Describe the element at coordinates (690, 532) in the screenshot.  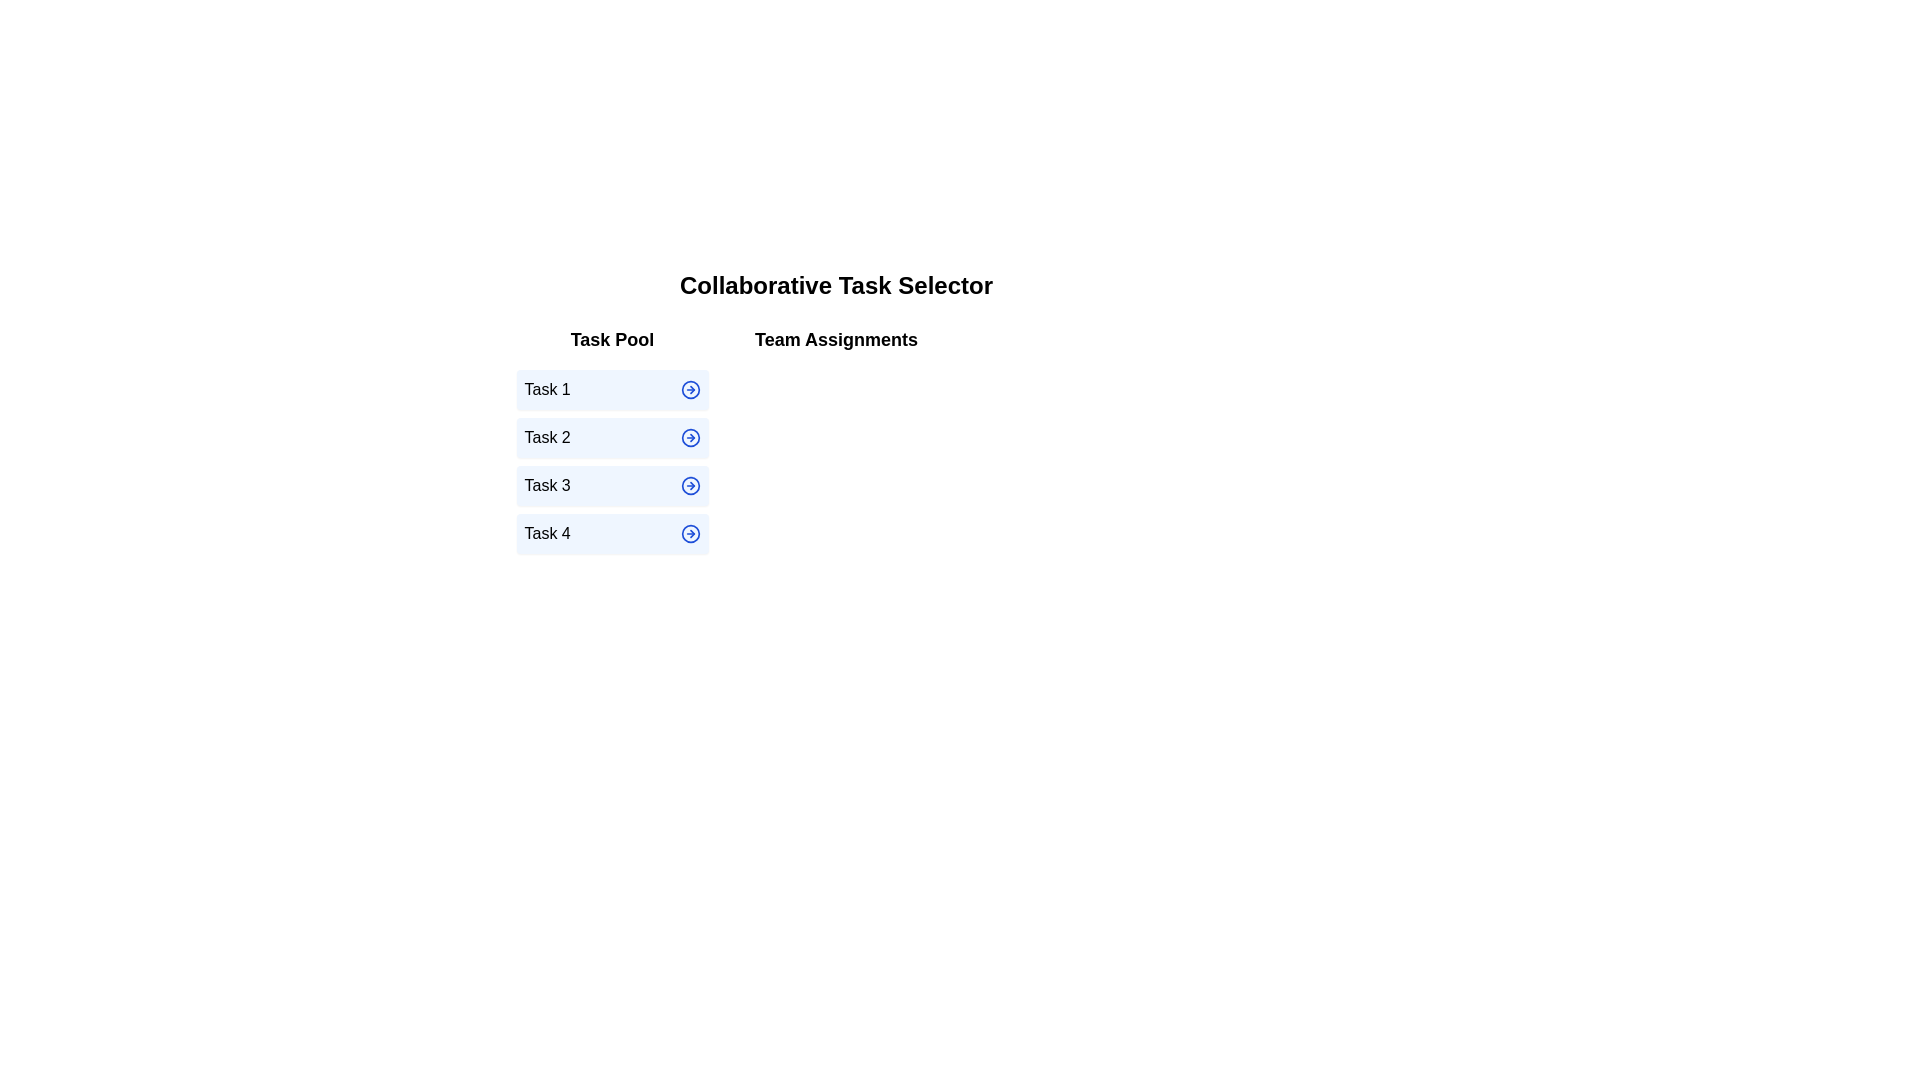
I see `the arrow icon next to the task Task 4 in the Task Pool to move it to Team Assignments` at that location.